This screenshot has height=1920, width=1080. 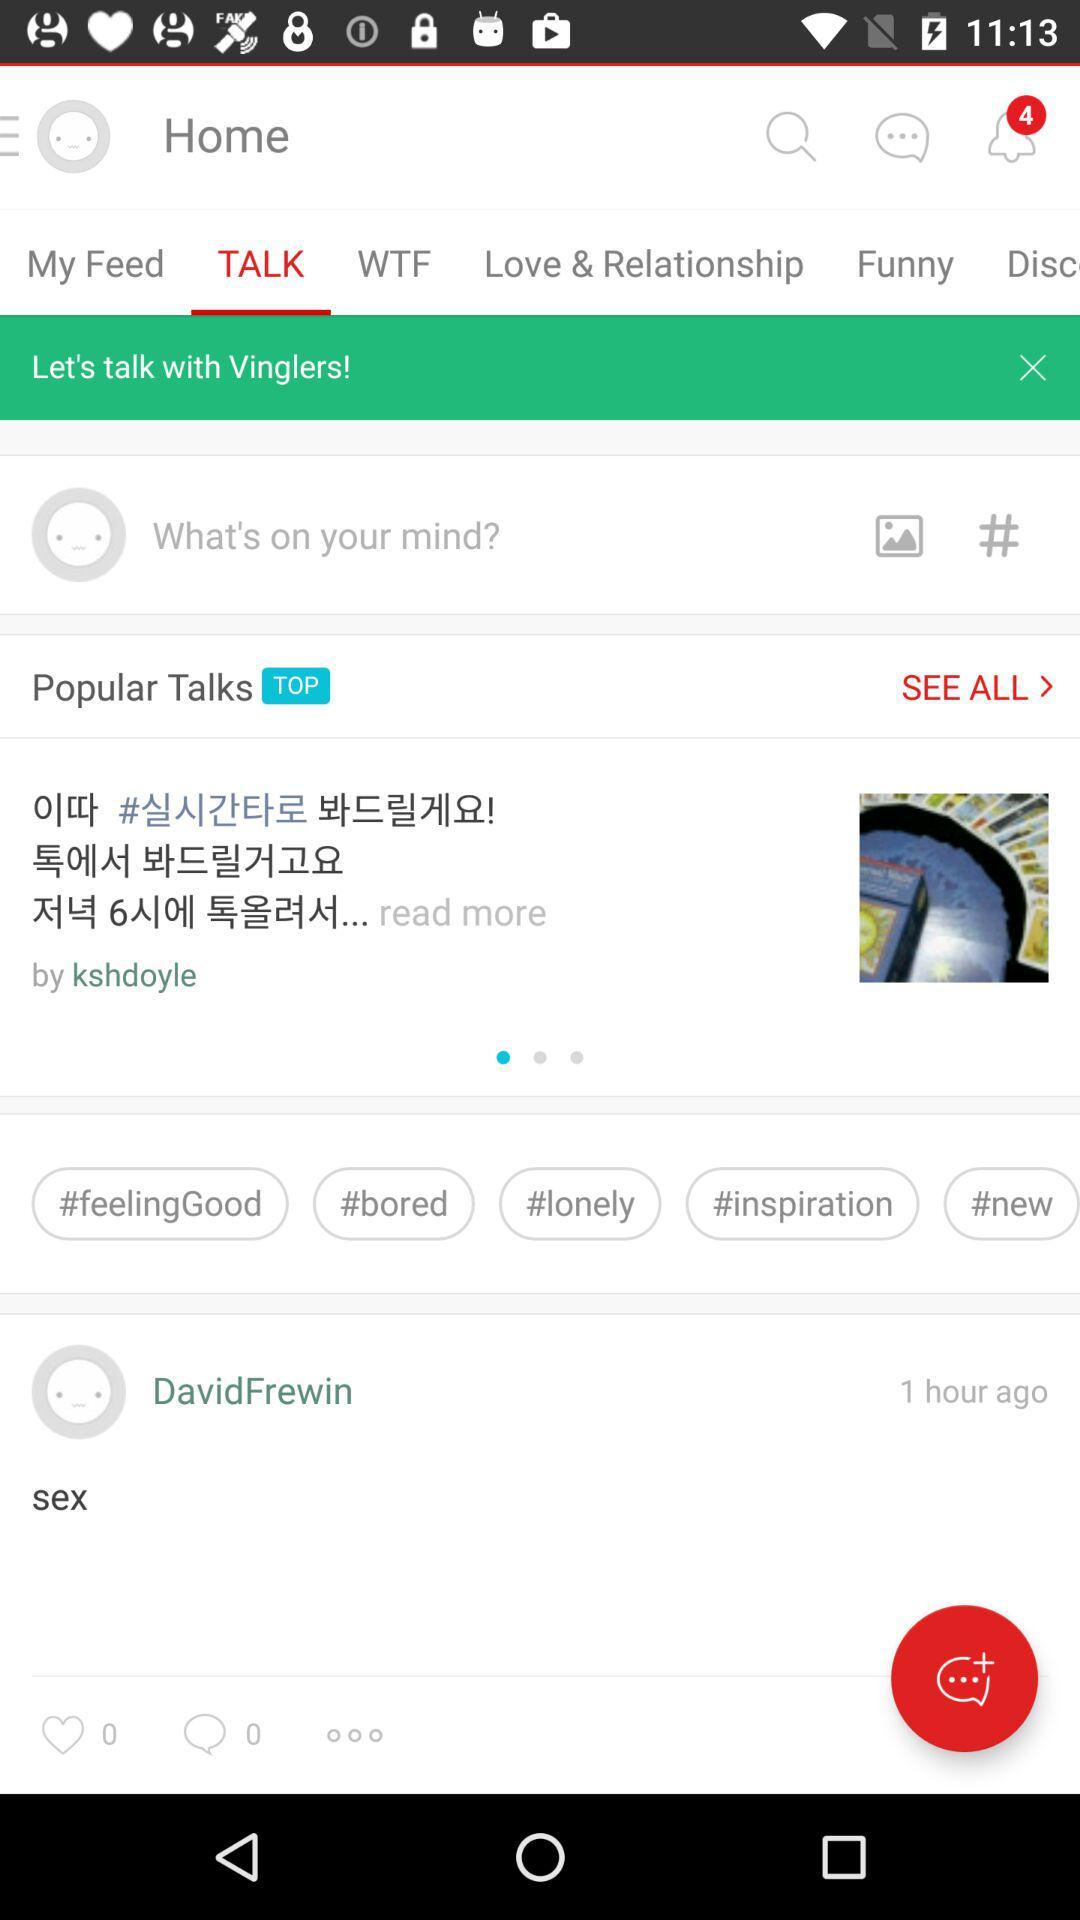 What do you see at coordinates (353, 1734) in the screenshot?
I see `the settings page` at bounding box center [353, 1734].